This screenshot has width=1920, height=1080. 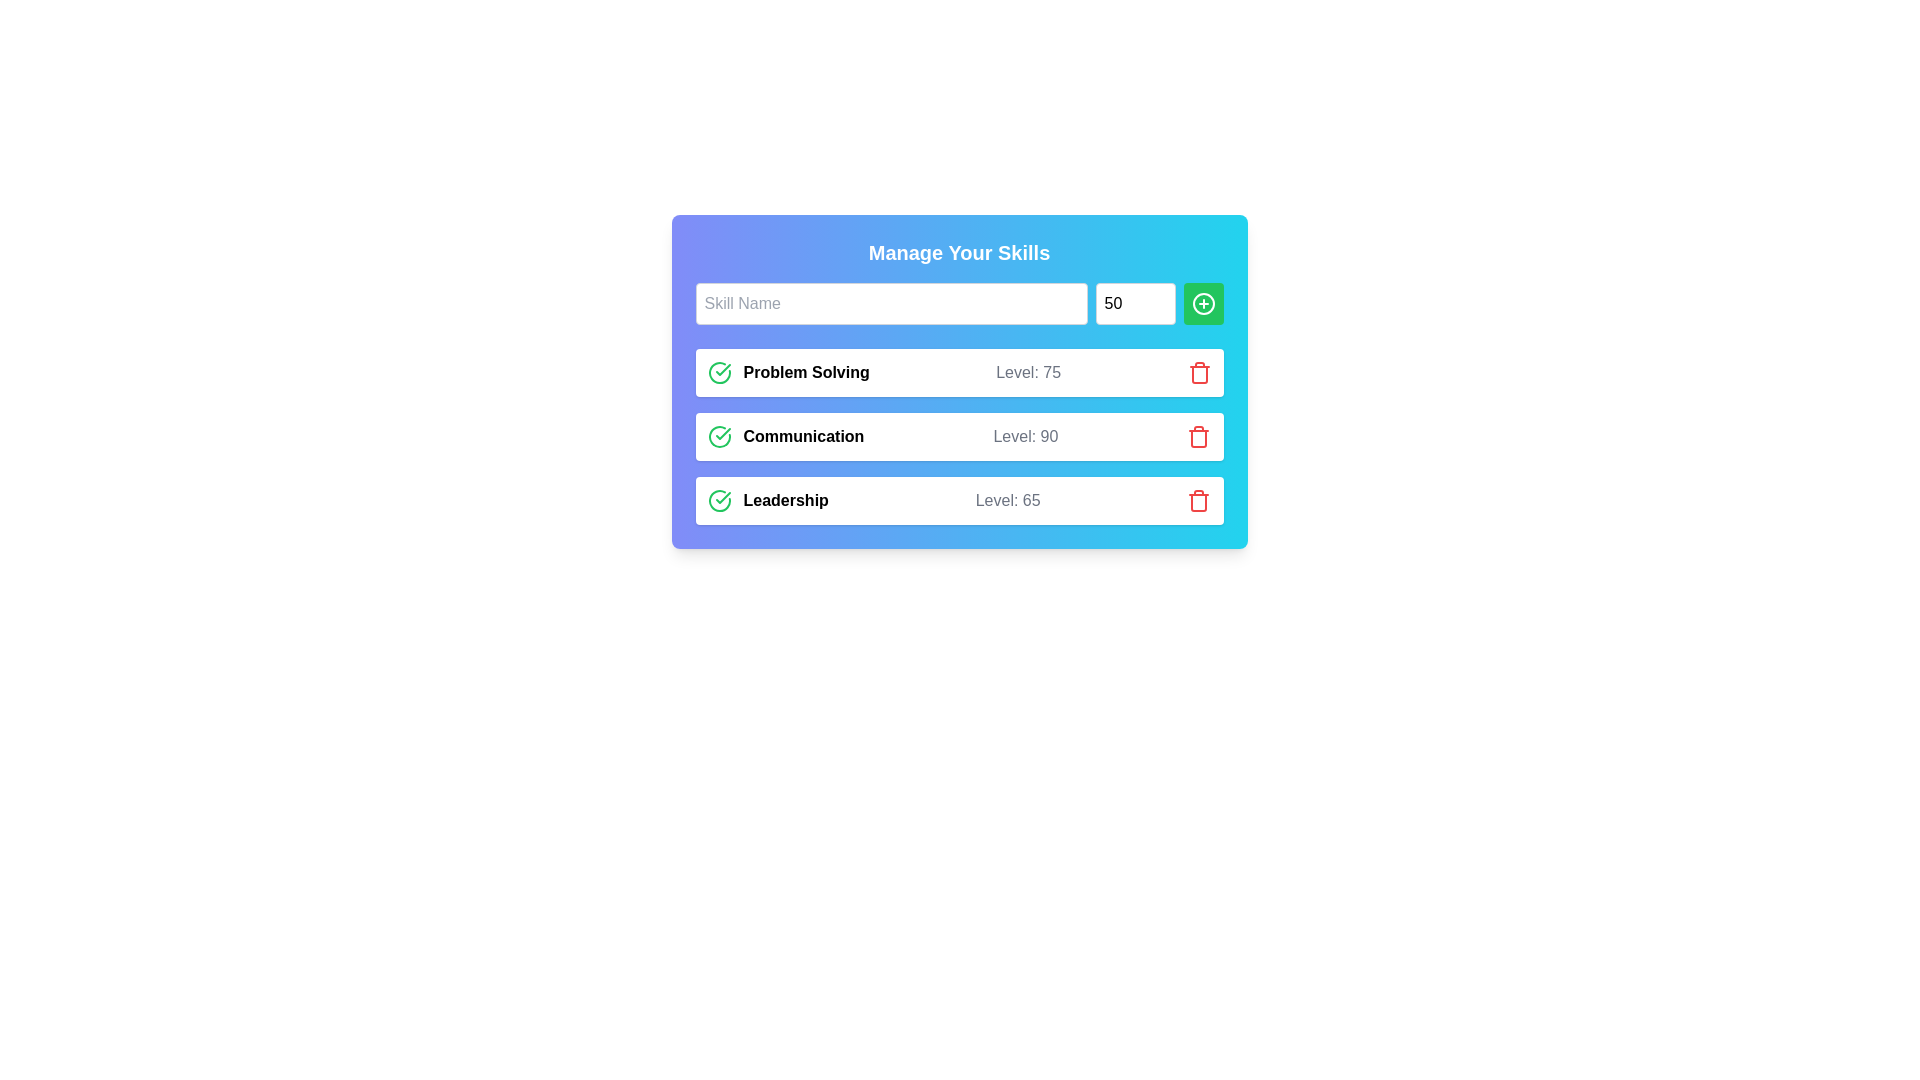 What do you see at coordinates (1202, 304) in the screenshot?
I see `the circular green button with a plus symbol inside` at bounding box center [1202, 304].